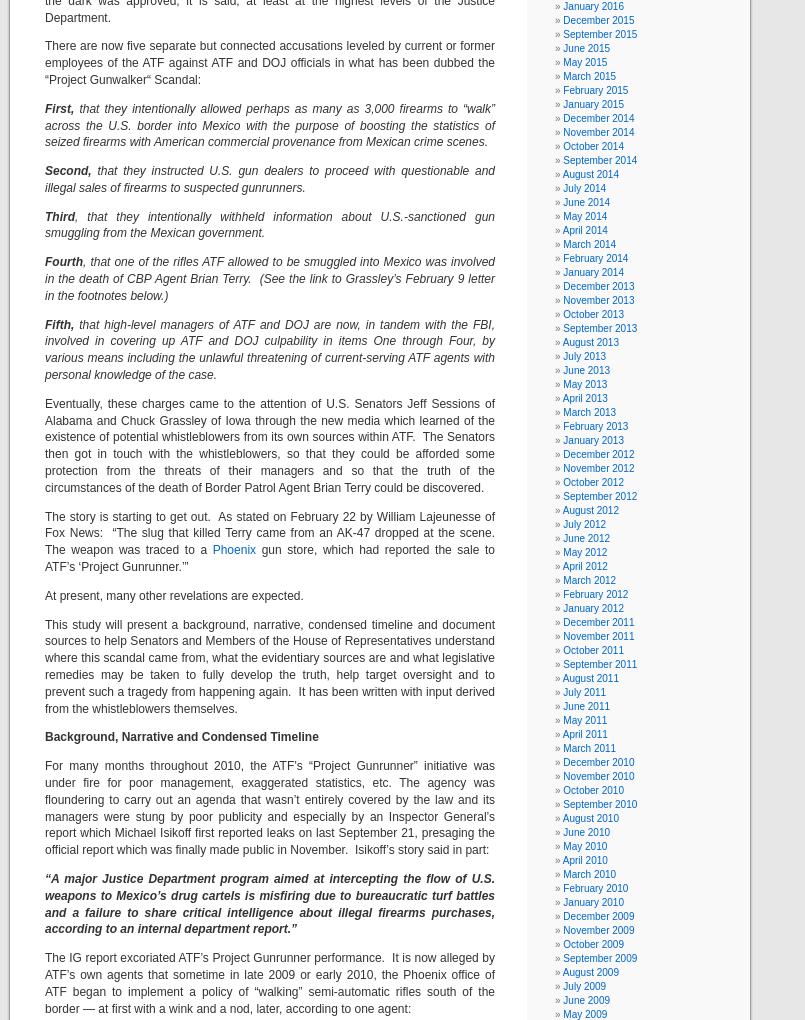  Describe the element at coordinates (598, 453) in the screenshot. I see `'December 2012'` at that location.